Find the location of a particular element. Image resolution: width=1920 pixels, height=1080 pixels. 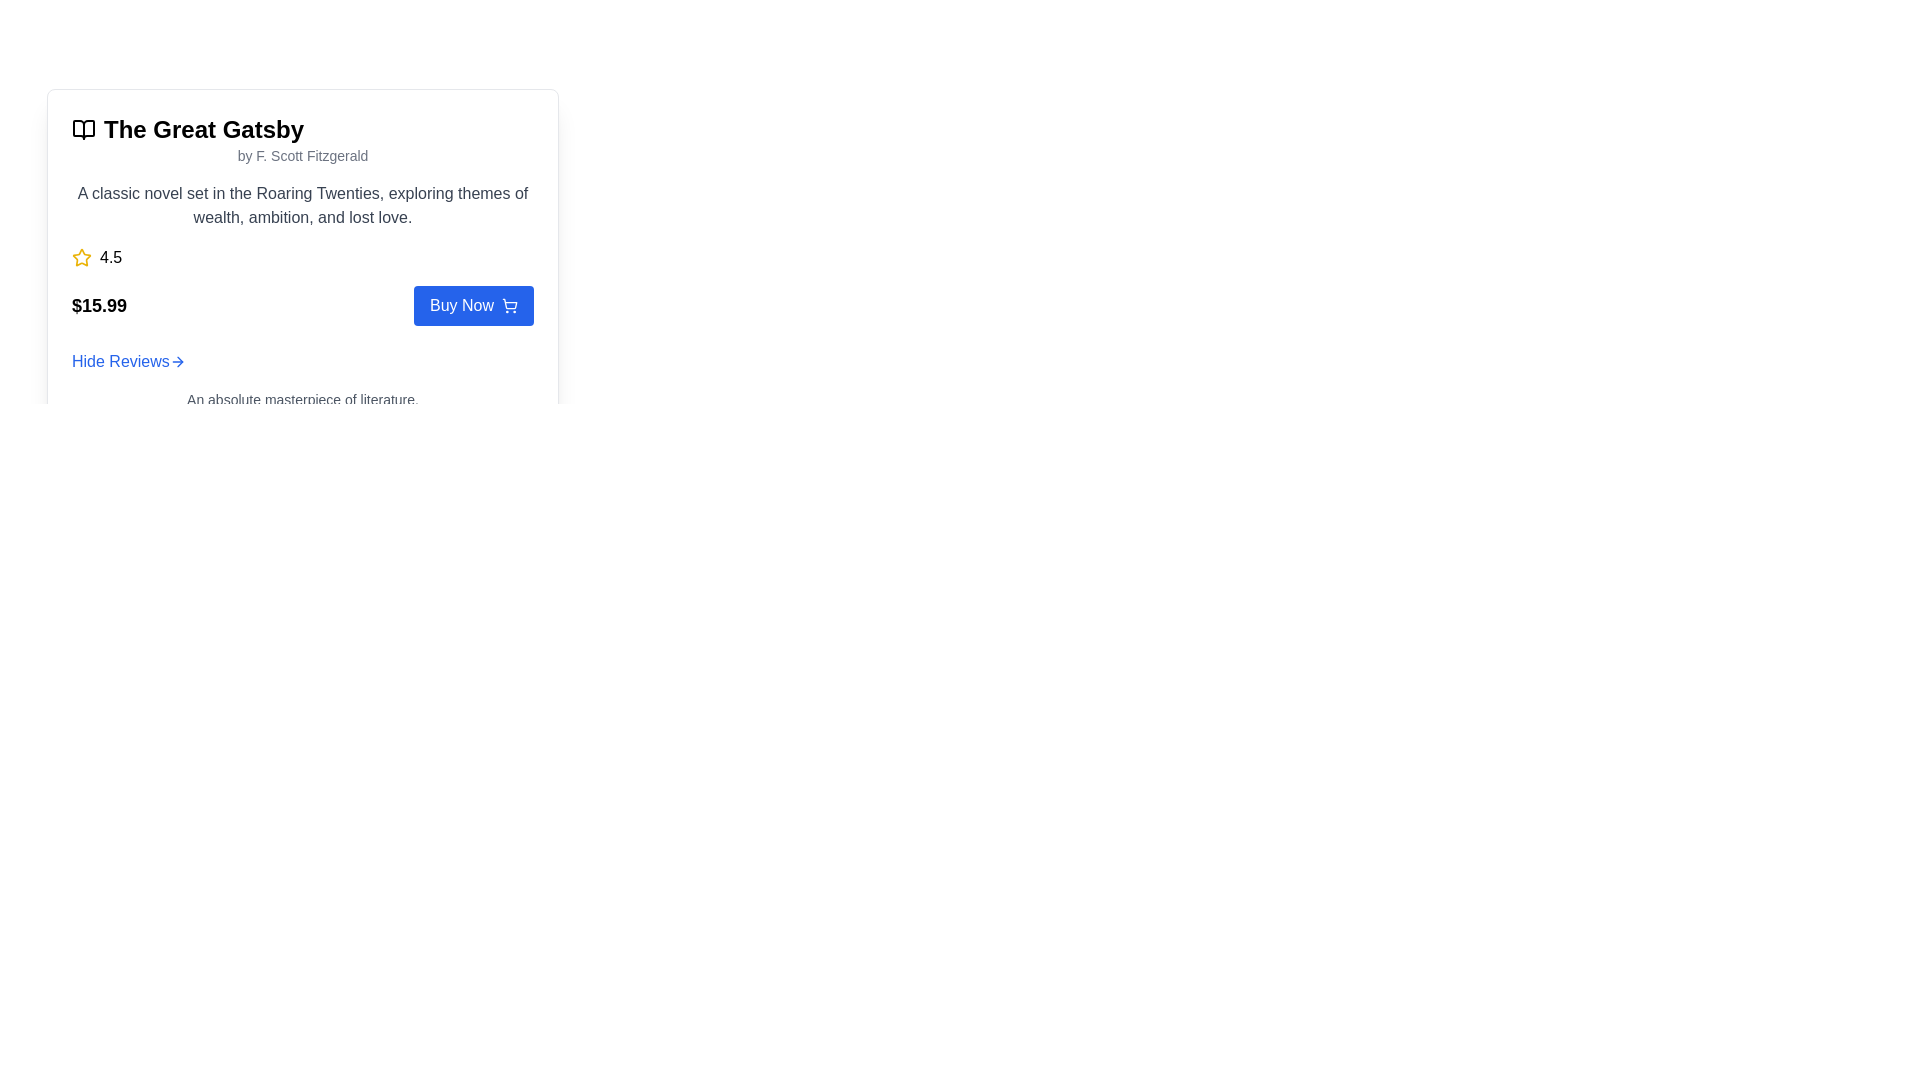

the text label displaying 'by F. Scott Fitzgerald' in gray font, which is positioned below the title 'The Great Gatsby' is located at coordinates (301, 154).